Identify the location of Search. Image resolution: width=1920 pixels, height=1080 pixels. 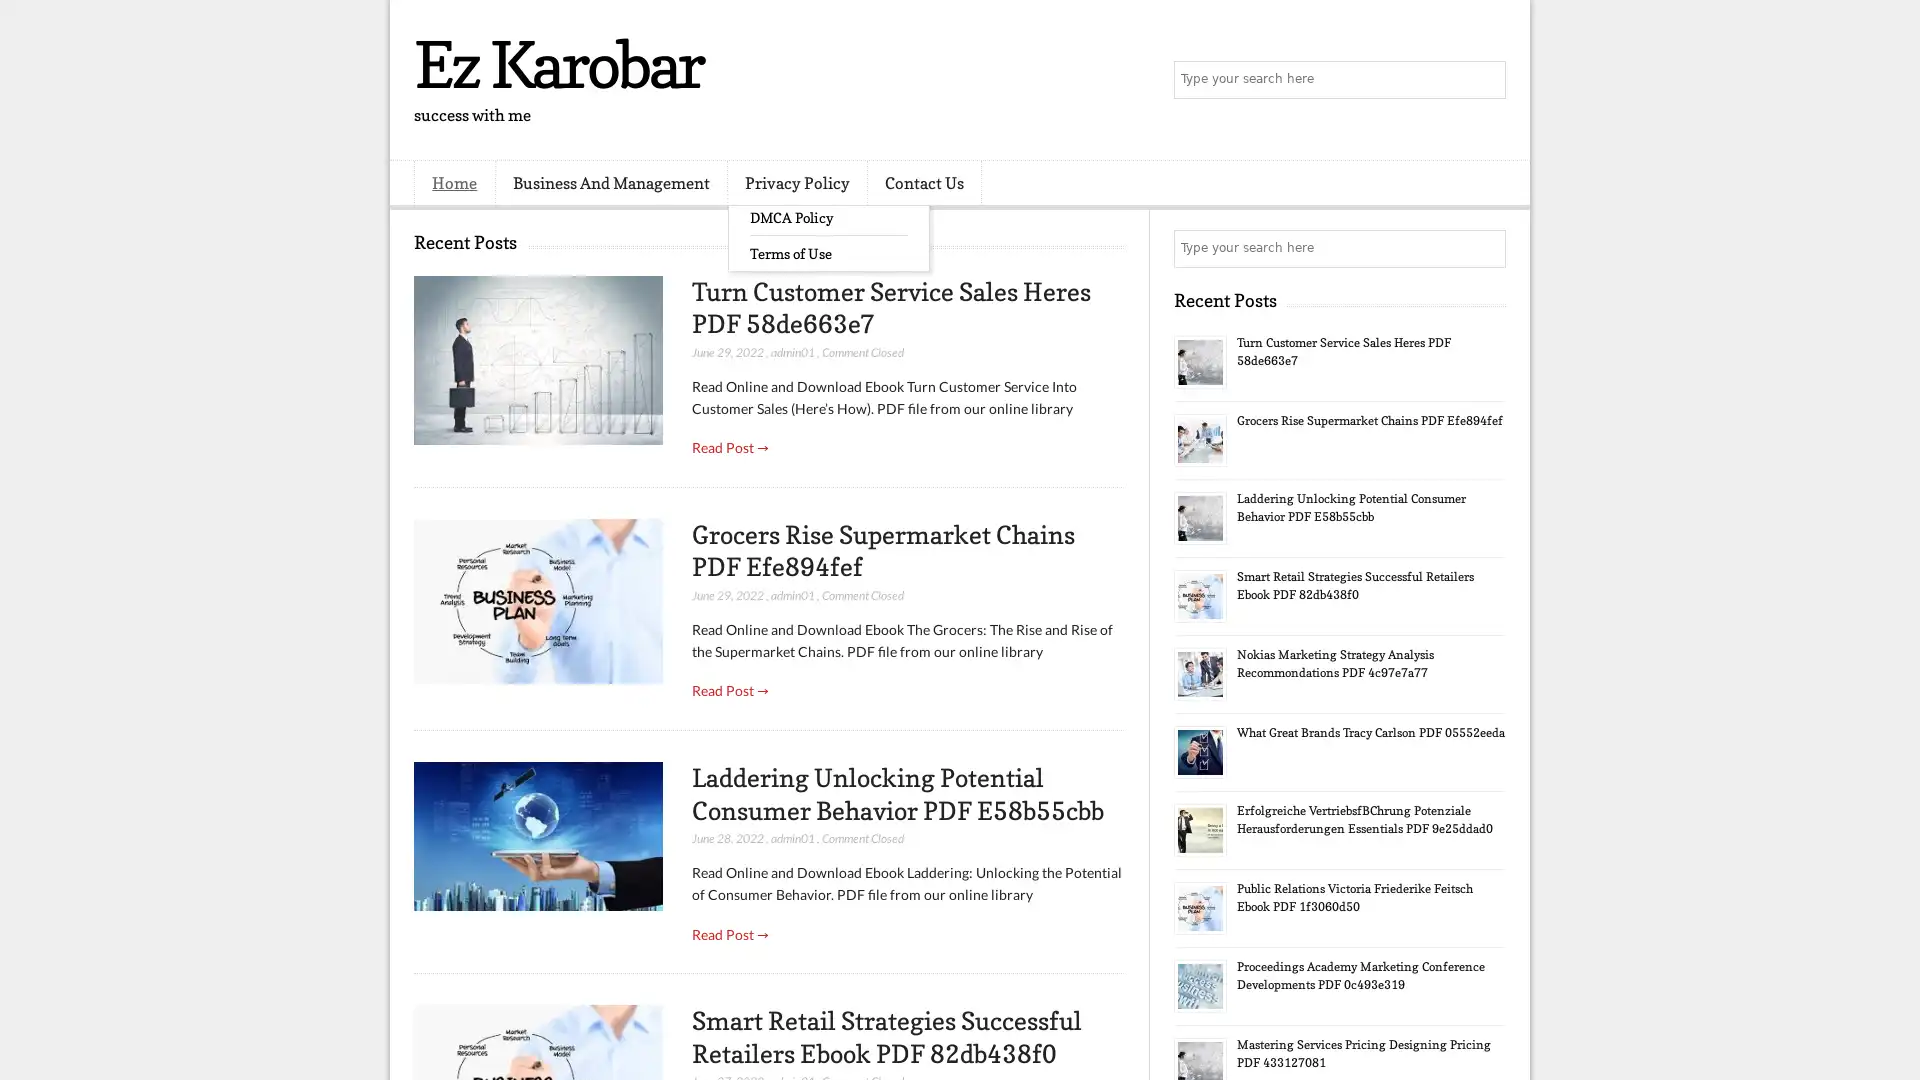
(1485, 80).